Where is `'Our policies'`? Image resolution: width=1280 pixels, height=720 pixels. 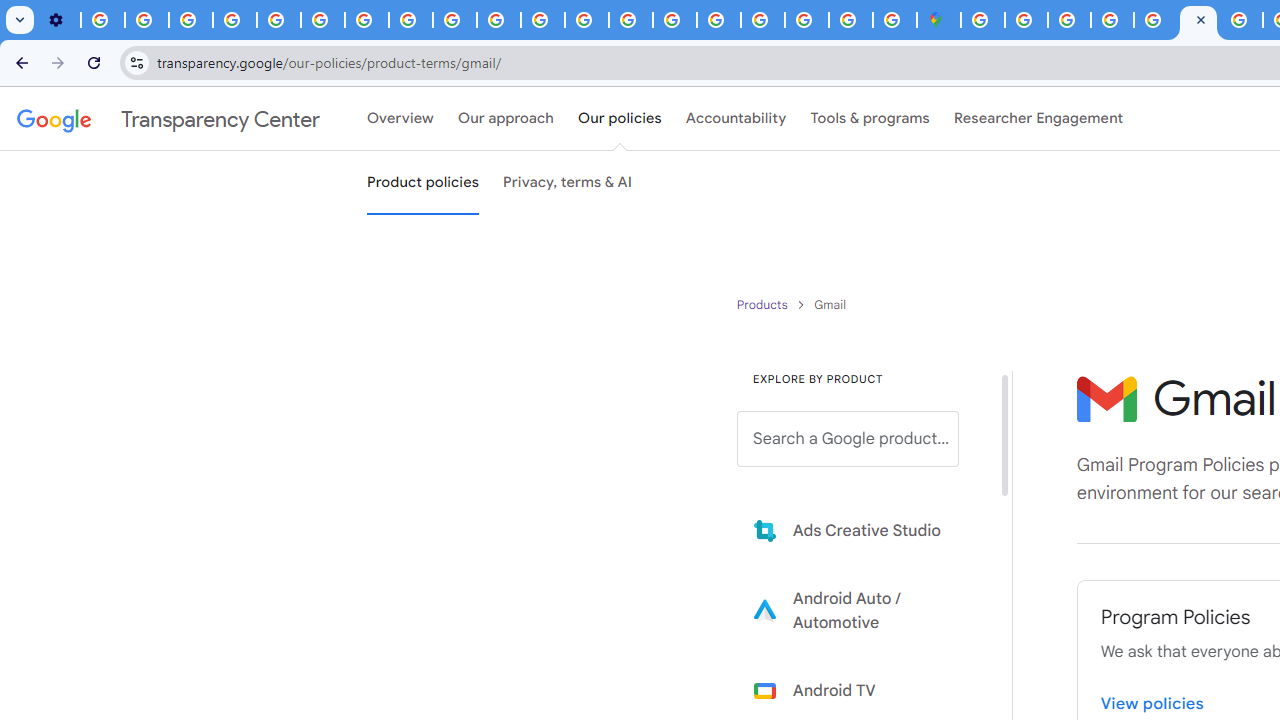 'Our policies' is located at coordinates (619, 119).